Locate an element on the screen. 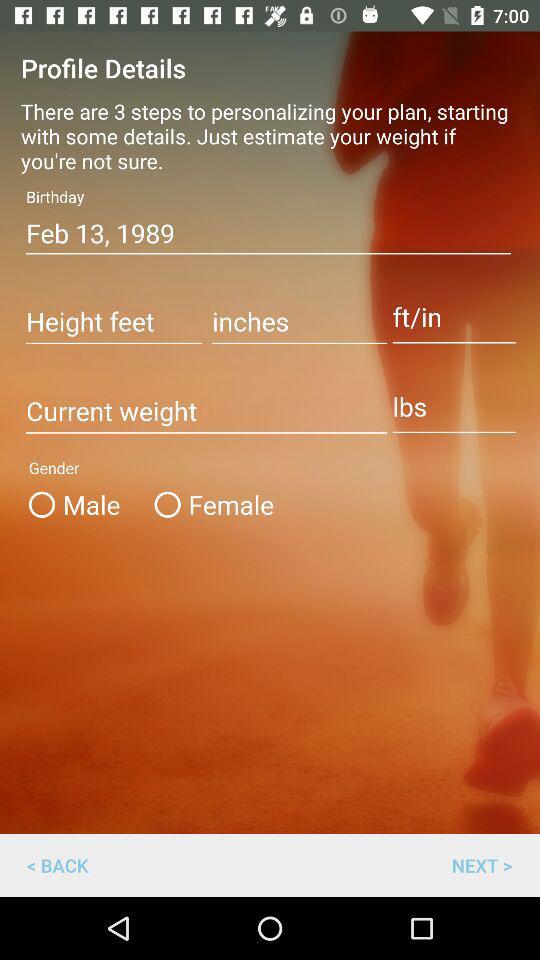 This screenshot has height=960, width=540. item to the left of female icon is located at coordinates (82, 503).